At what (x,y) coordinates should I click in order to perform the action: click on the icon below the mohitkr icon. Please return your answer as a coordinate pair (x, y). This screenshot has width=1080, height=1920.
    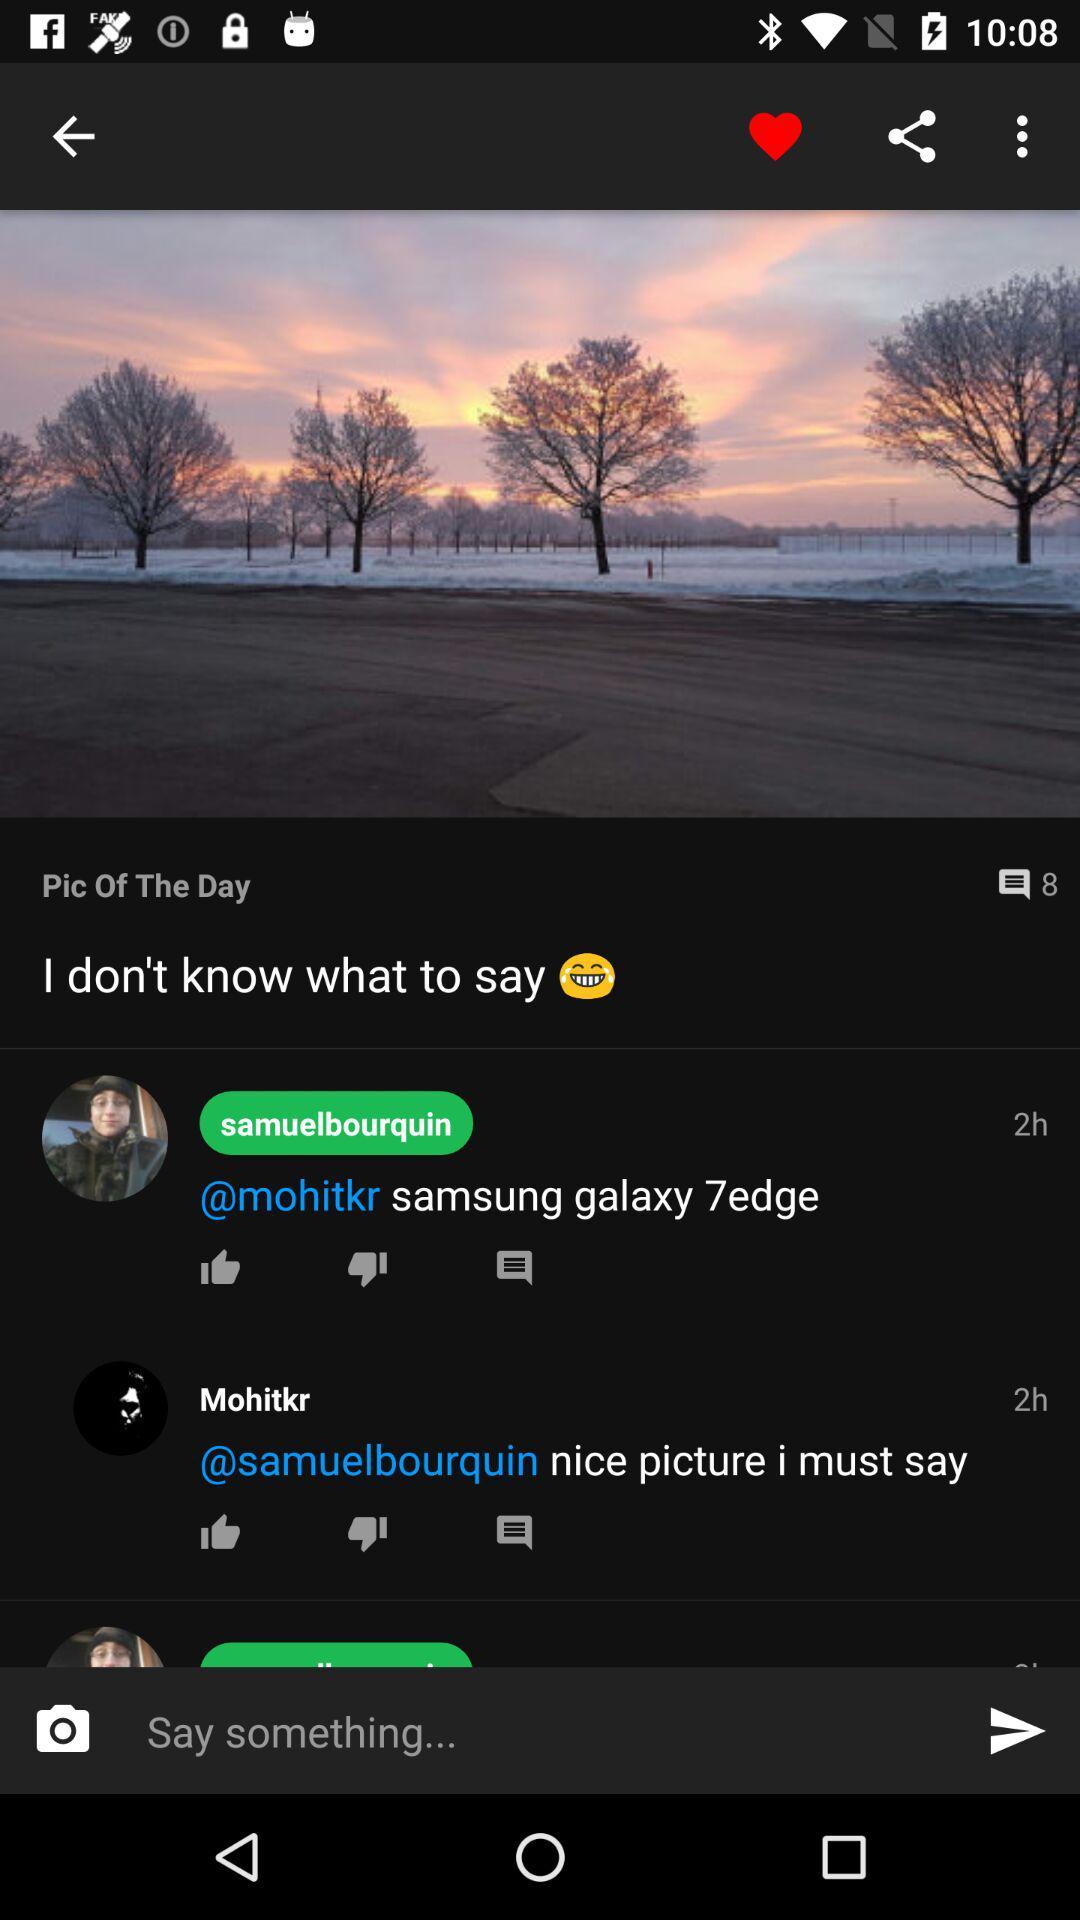
    Looking at the image, I should click on (625, 1458).